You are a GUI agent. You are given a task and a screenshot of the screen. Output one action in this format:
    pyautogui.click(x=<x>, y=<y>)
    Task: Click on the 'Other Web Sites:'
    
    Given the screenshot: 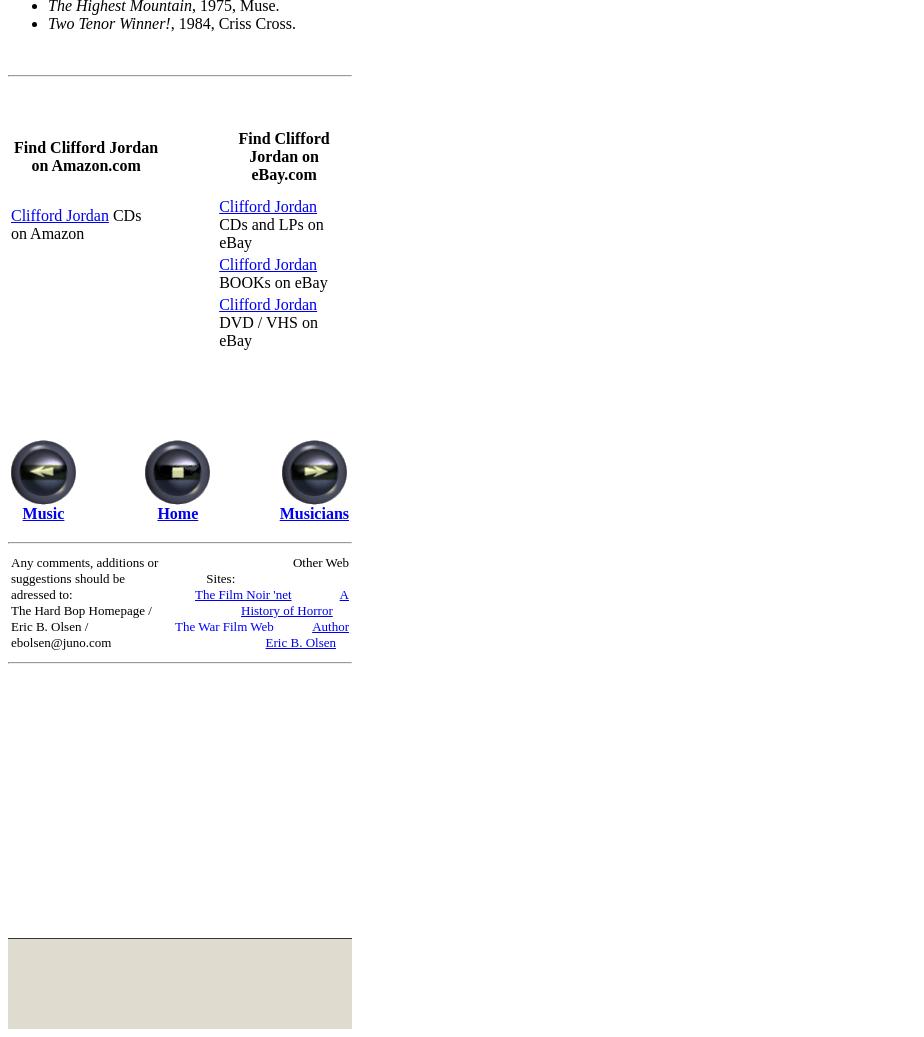 What is the action you would take?
    pyautogui.click(x=277, y=569)
    